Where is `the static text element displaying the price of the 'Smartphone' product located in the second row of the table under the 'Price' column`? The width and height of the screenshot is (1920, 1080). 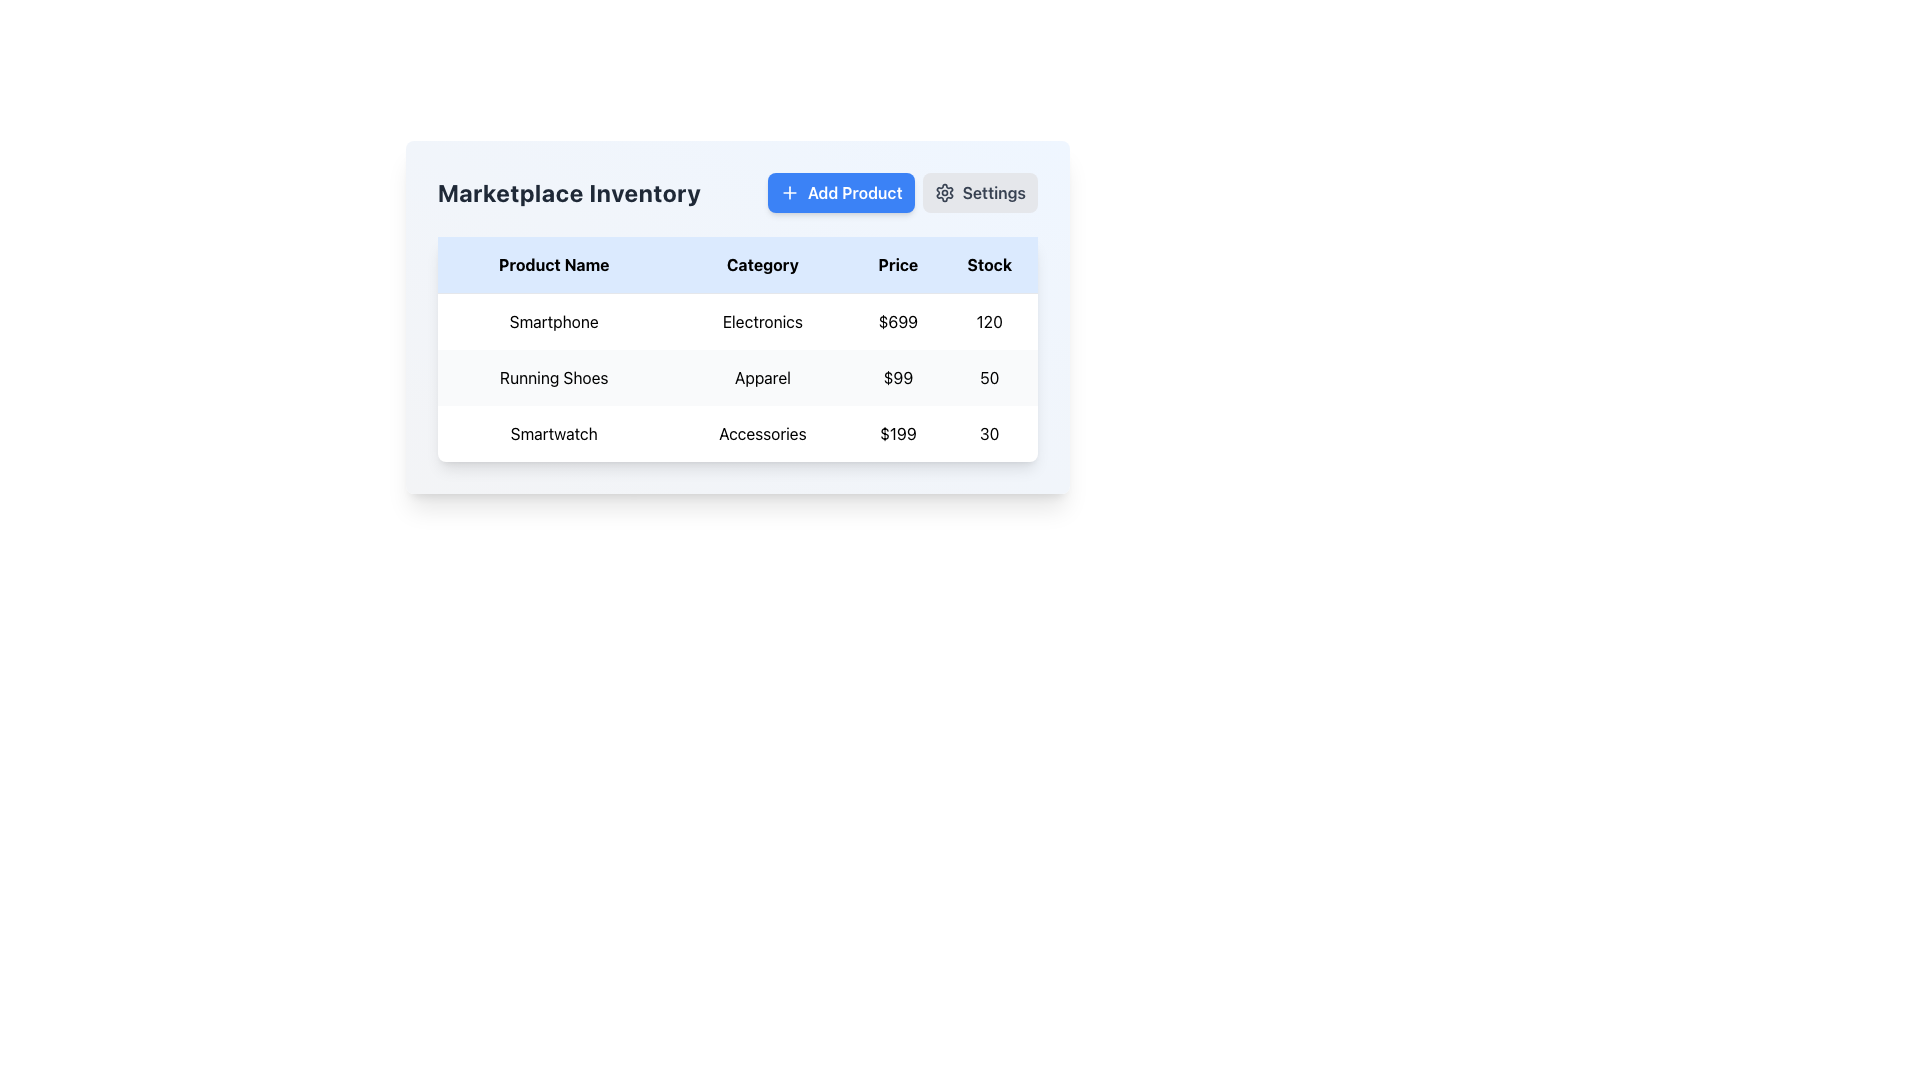 the static text element displaying the price of the 'Smartphone' product located in the second row of the table under the 'Price' column is located at coordinates (897, 320).